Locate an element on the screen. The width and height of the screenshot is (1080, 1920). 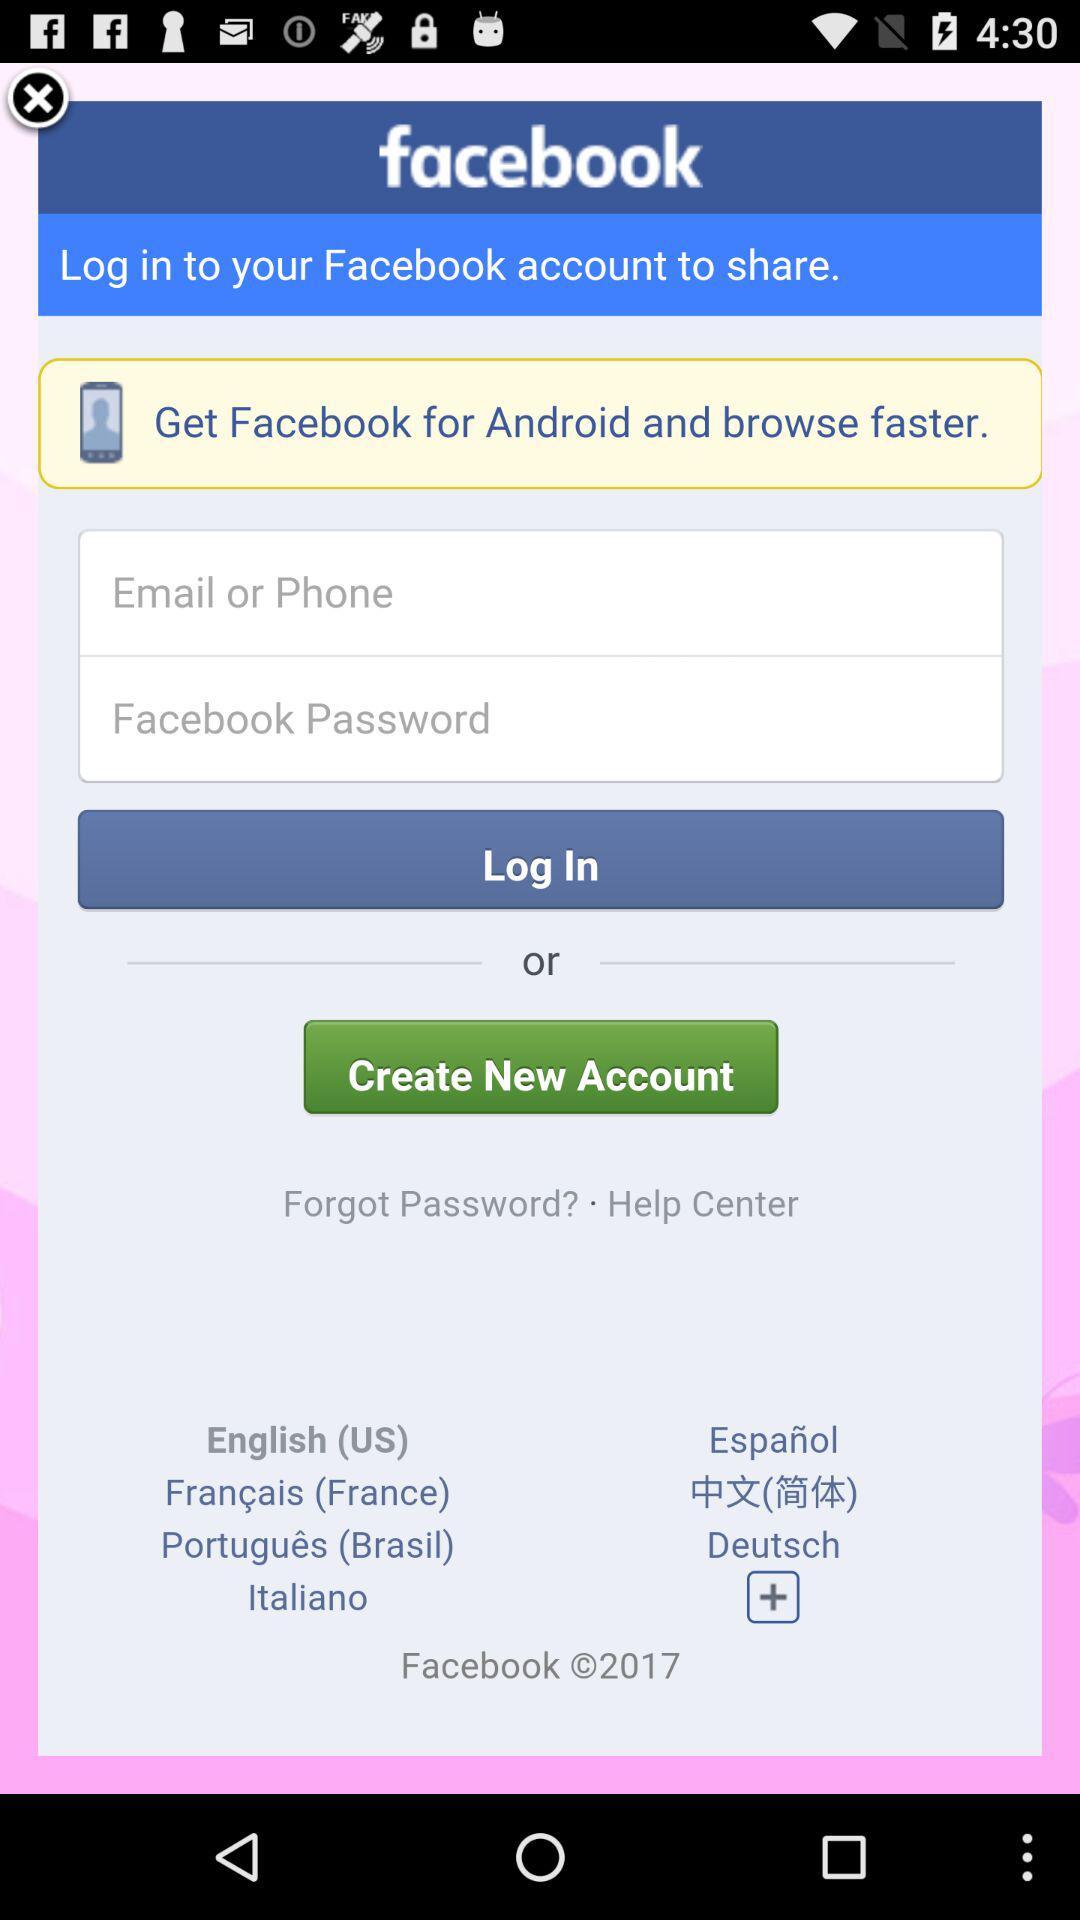
cancel is located at coordinates (38, 100).